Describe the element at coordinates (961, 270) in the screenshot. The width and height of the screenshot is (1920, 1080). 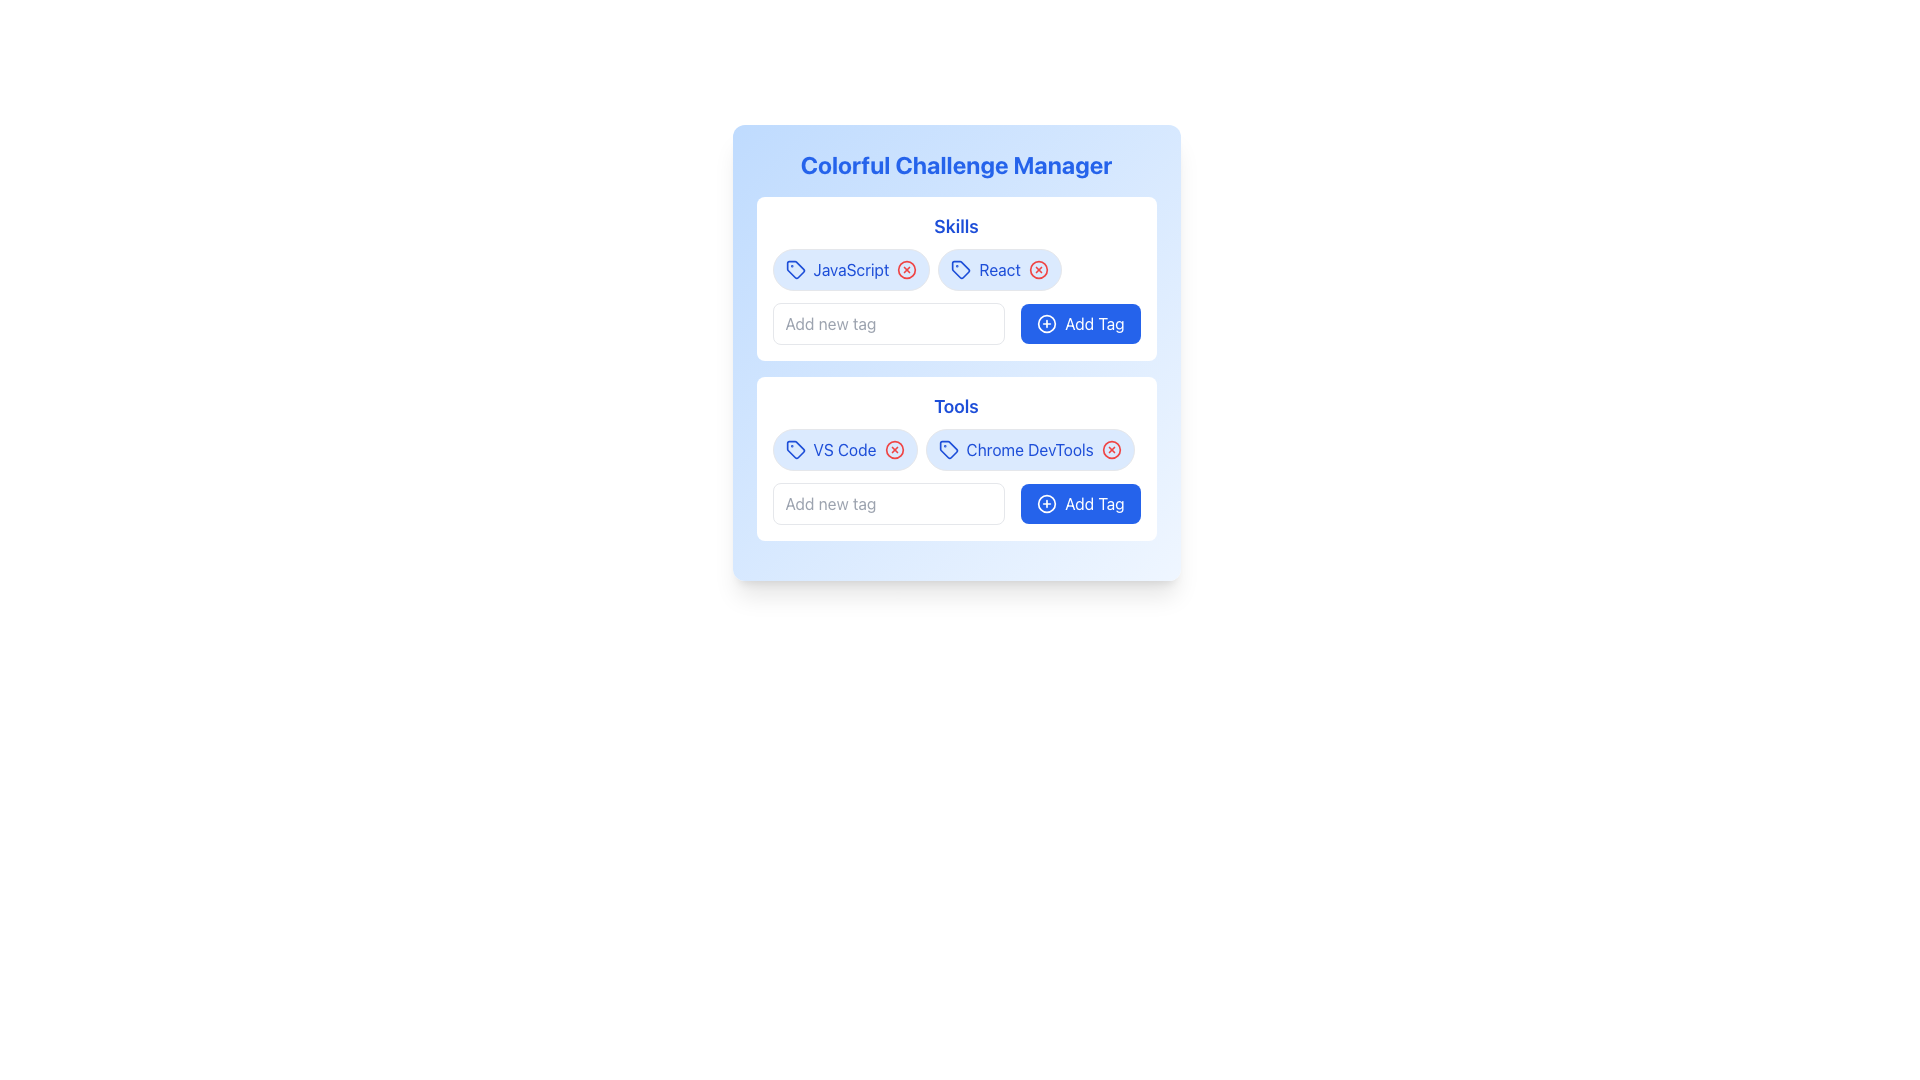
I see `the tag icon representing a skill in the second position under the 'Skills' section of the 'Colorful Challenge Manager'` at that location.